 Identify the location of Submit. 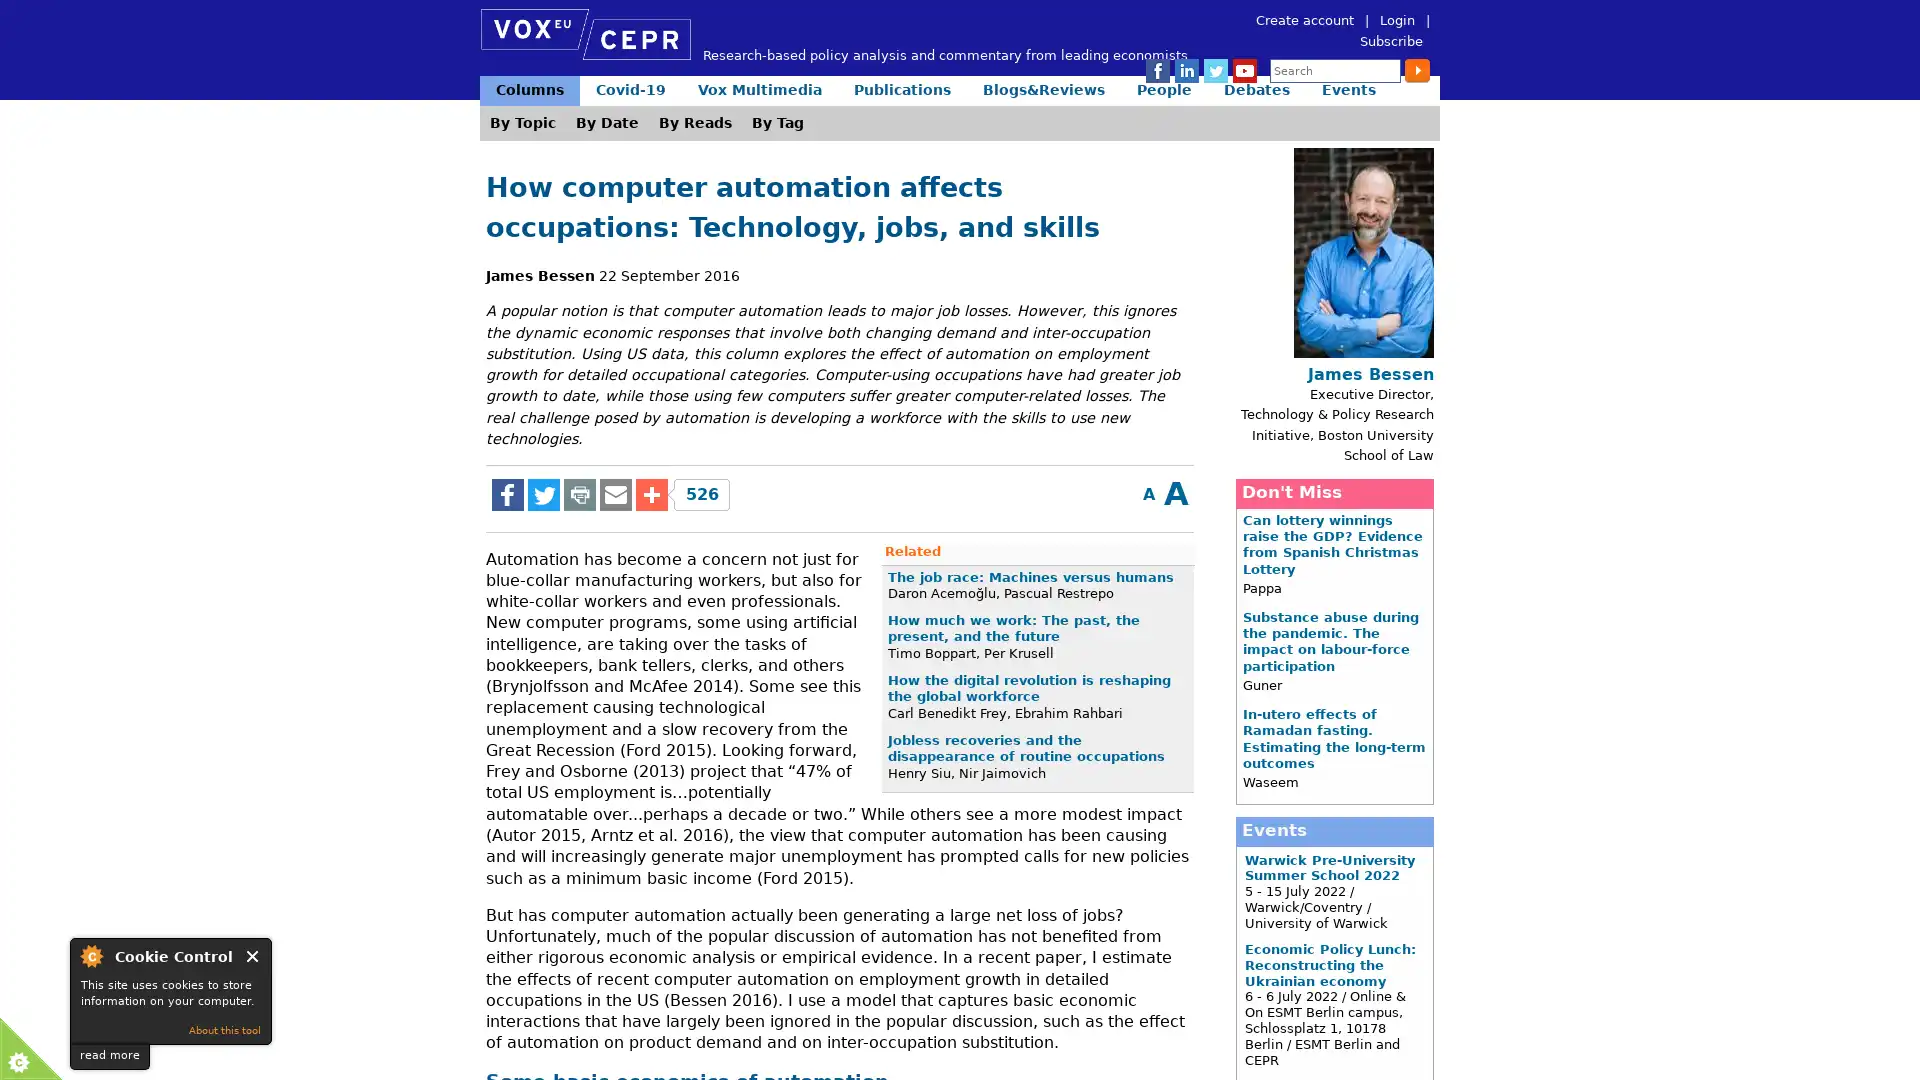
(1416, 68).